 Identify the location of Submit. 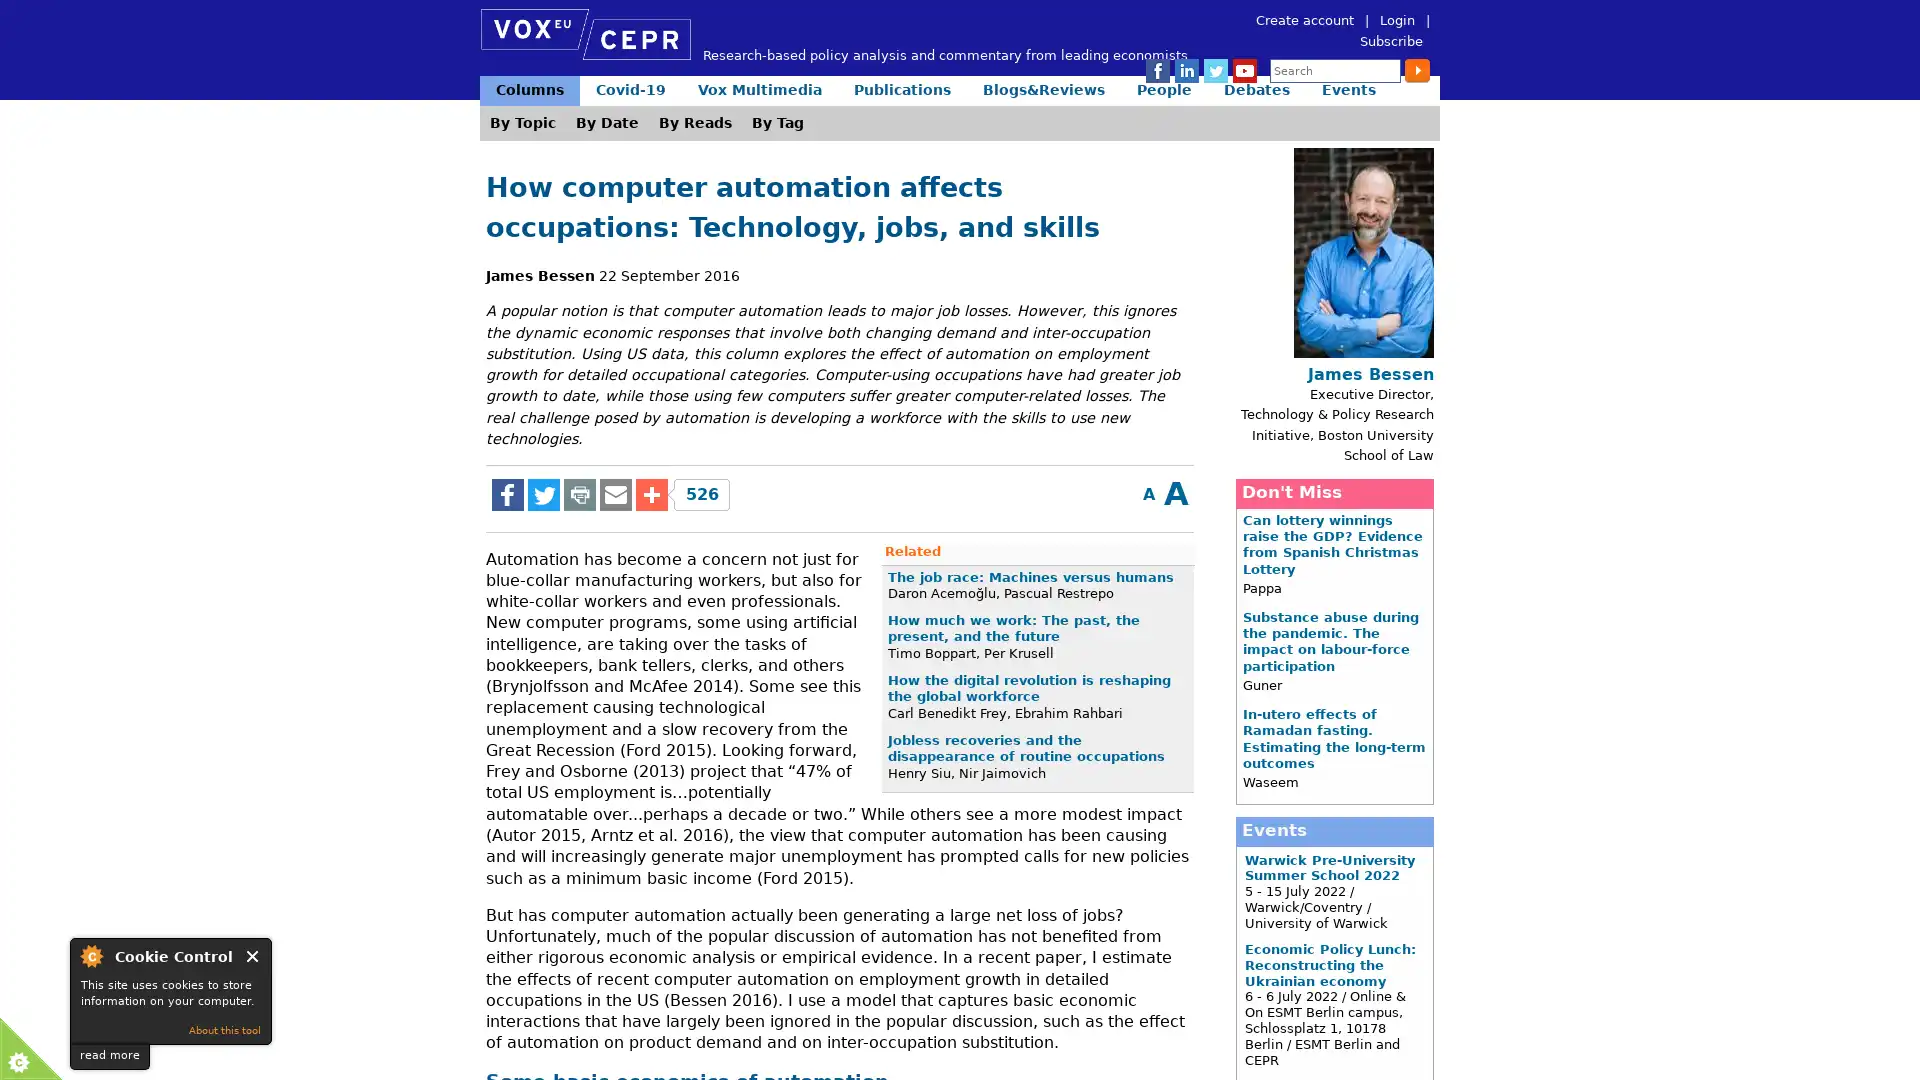
(1416, 68).